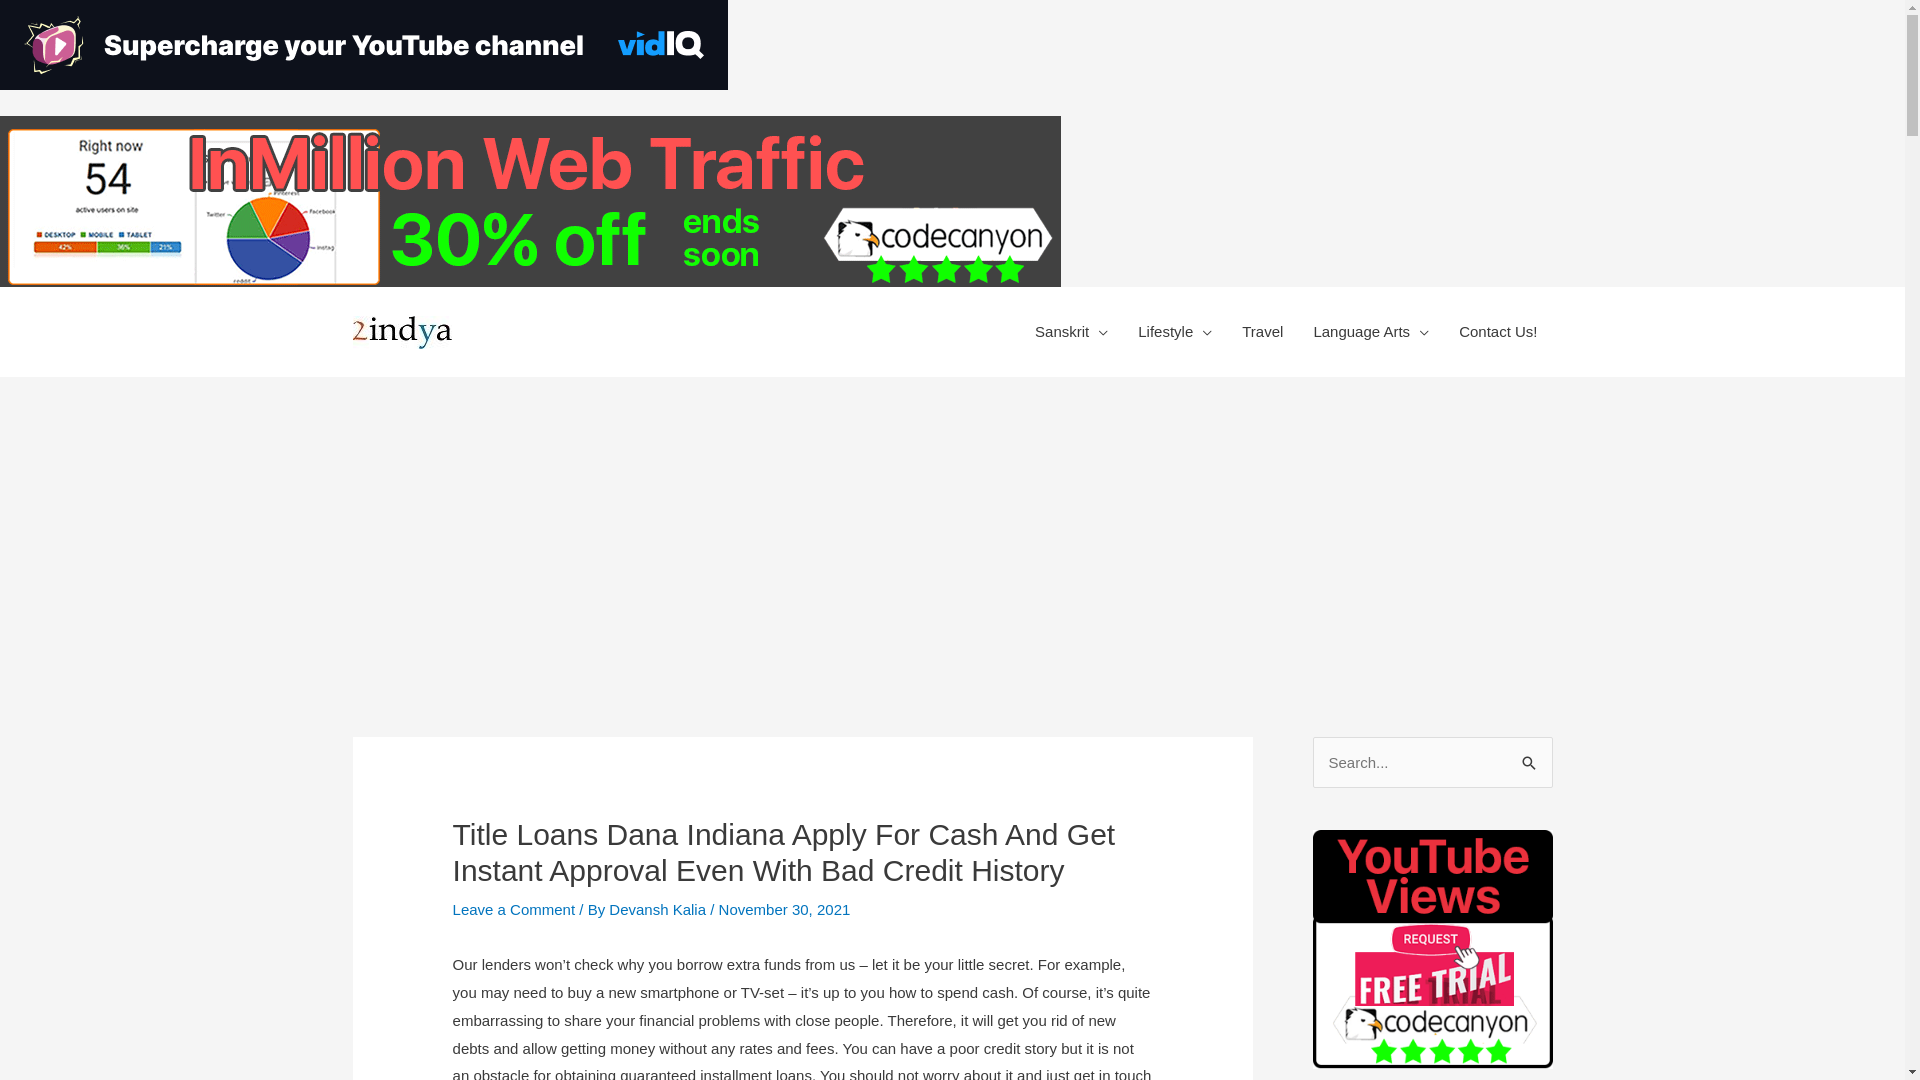 This screenshot has height=1080, width=1920. I want to click on 'Search', so click(1529, 763).